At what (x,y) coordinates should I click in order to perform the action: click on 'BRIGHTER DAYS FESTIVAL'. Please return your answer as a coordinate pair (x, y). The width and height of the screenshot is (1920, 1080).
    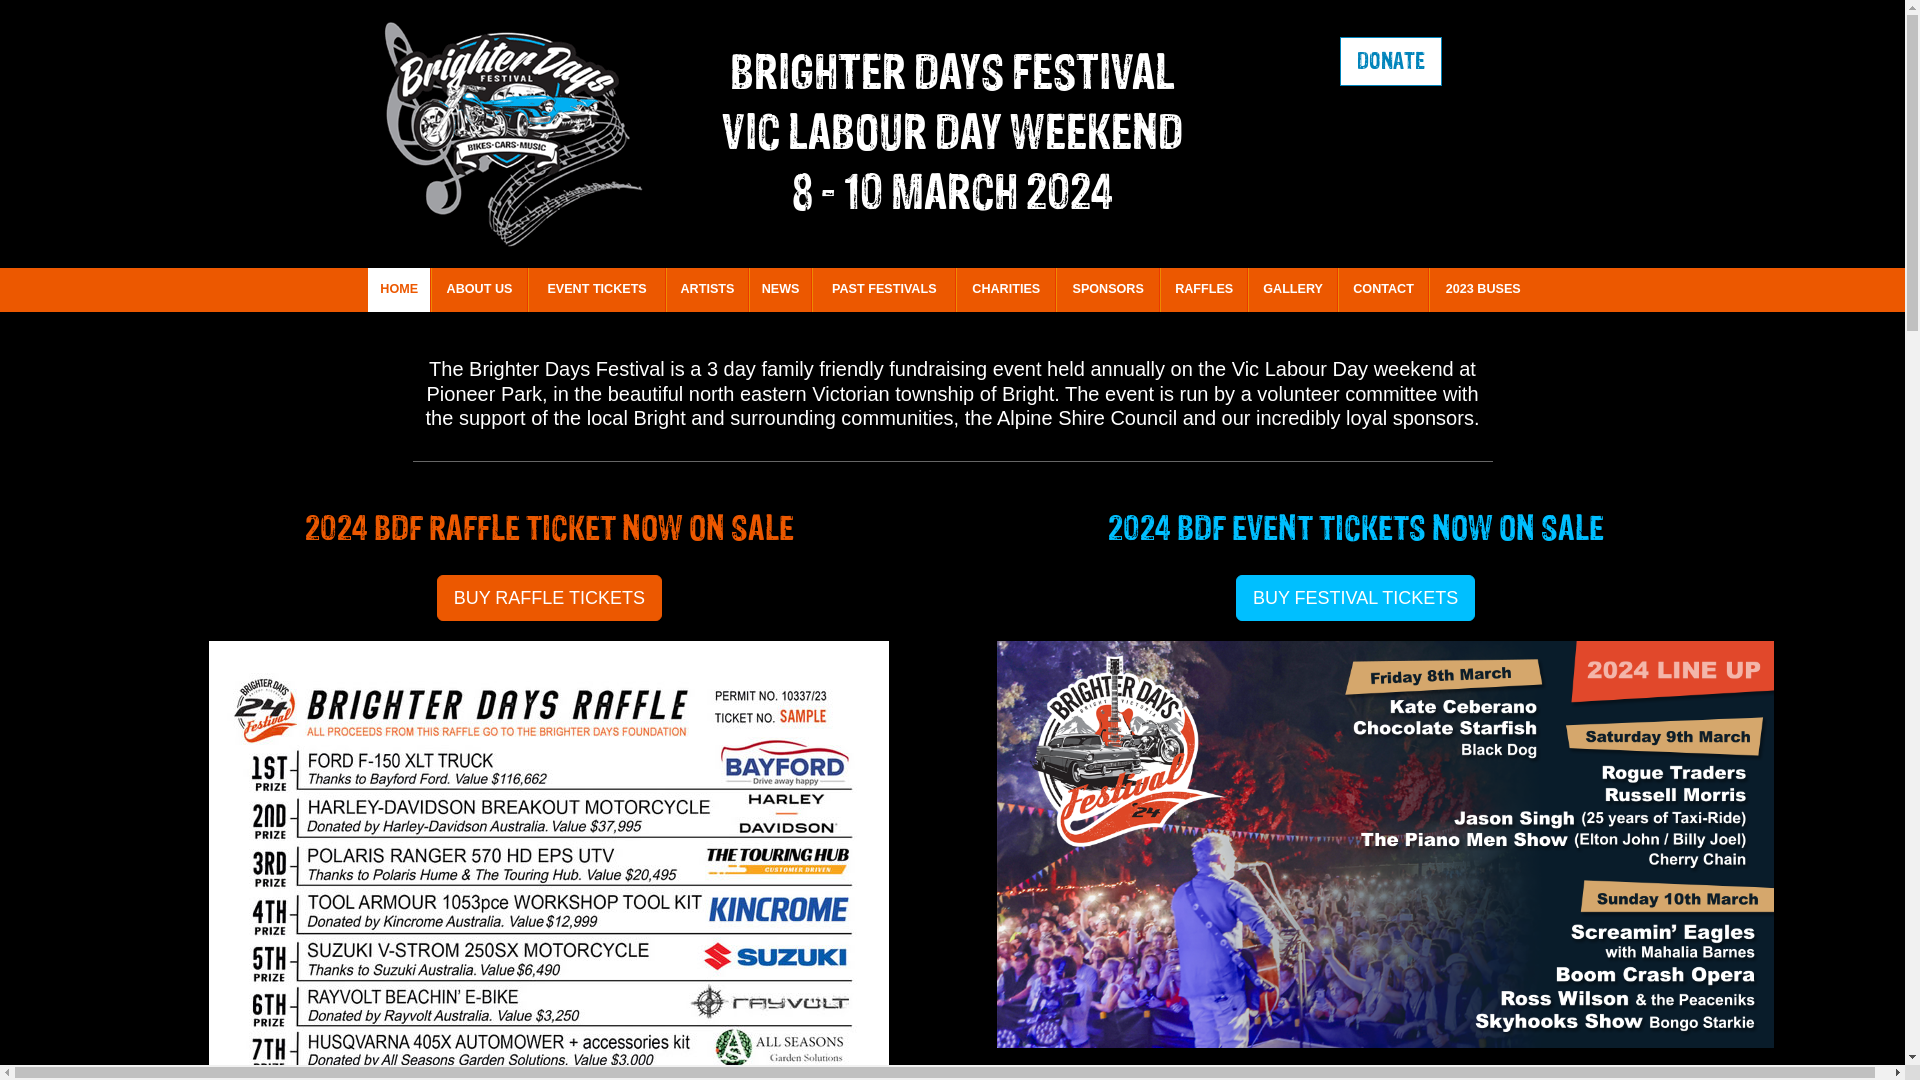
    Looking at the image, I should click on (951, 71).